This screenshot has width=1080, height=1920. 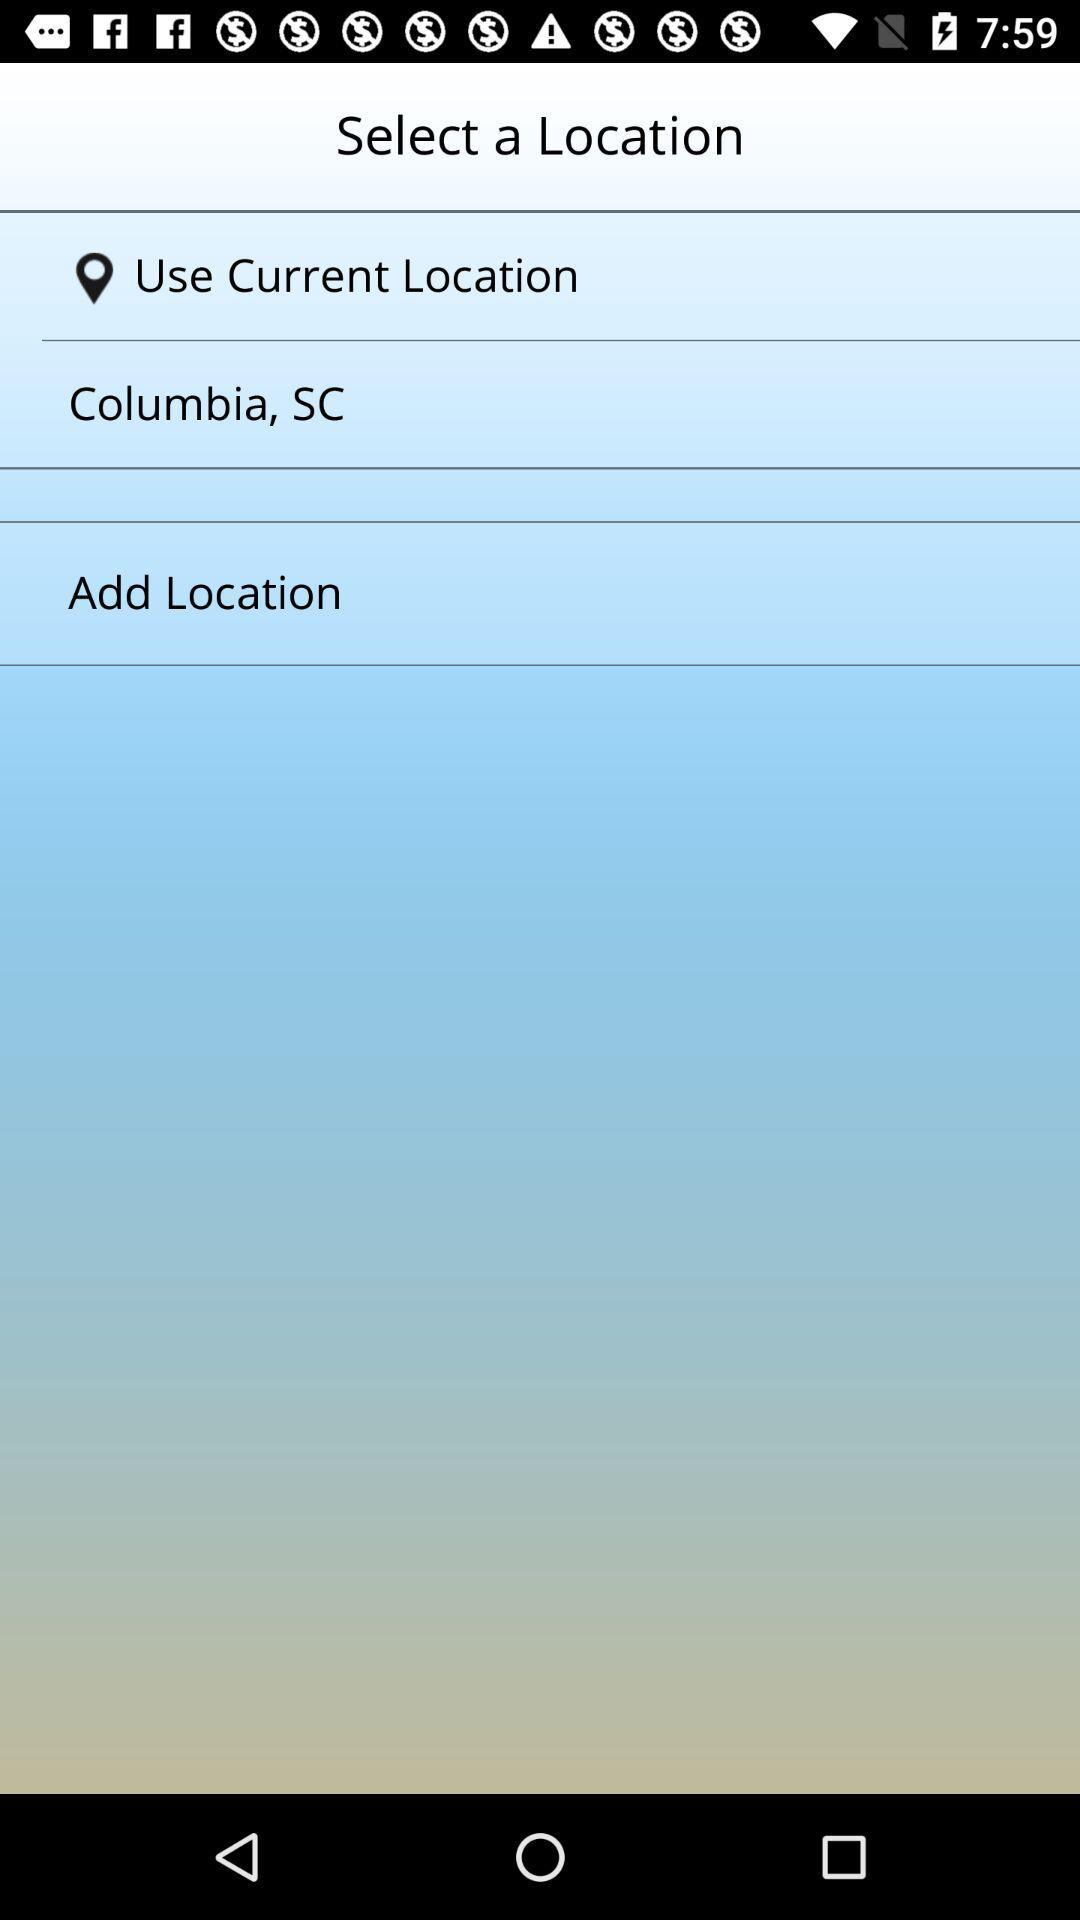 I want to click on columbiasc which is below the text use current location, so click(x=514, y=403).